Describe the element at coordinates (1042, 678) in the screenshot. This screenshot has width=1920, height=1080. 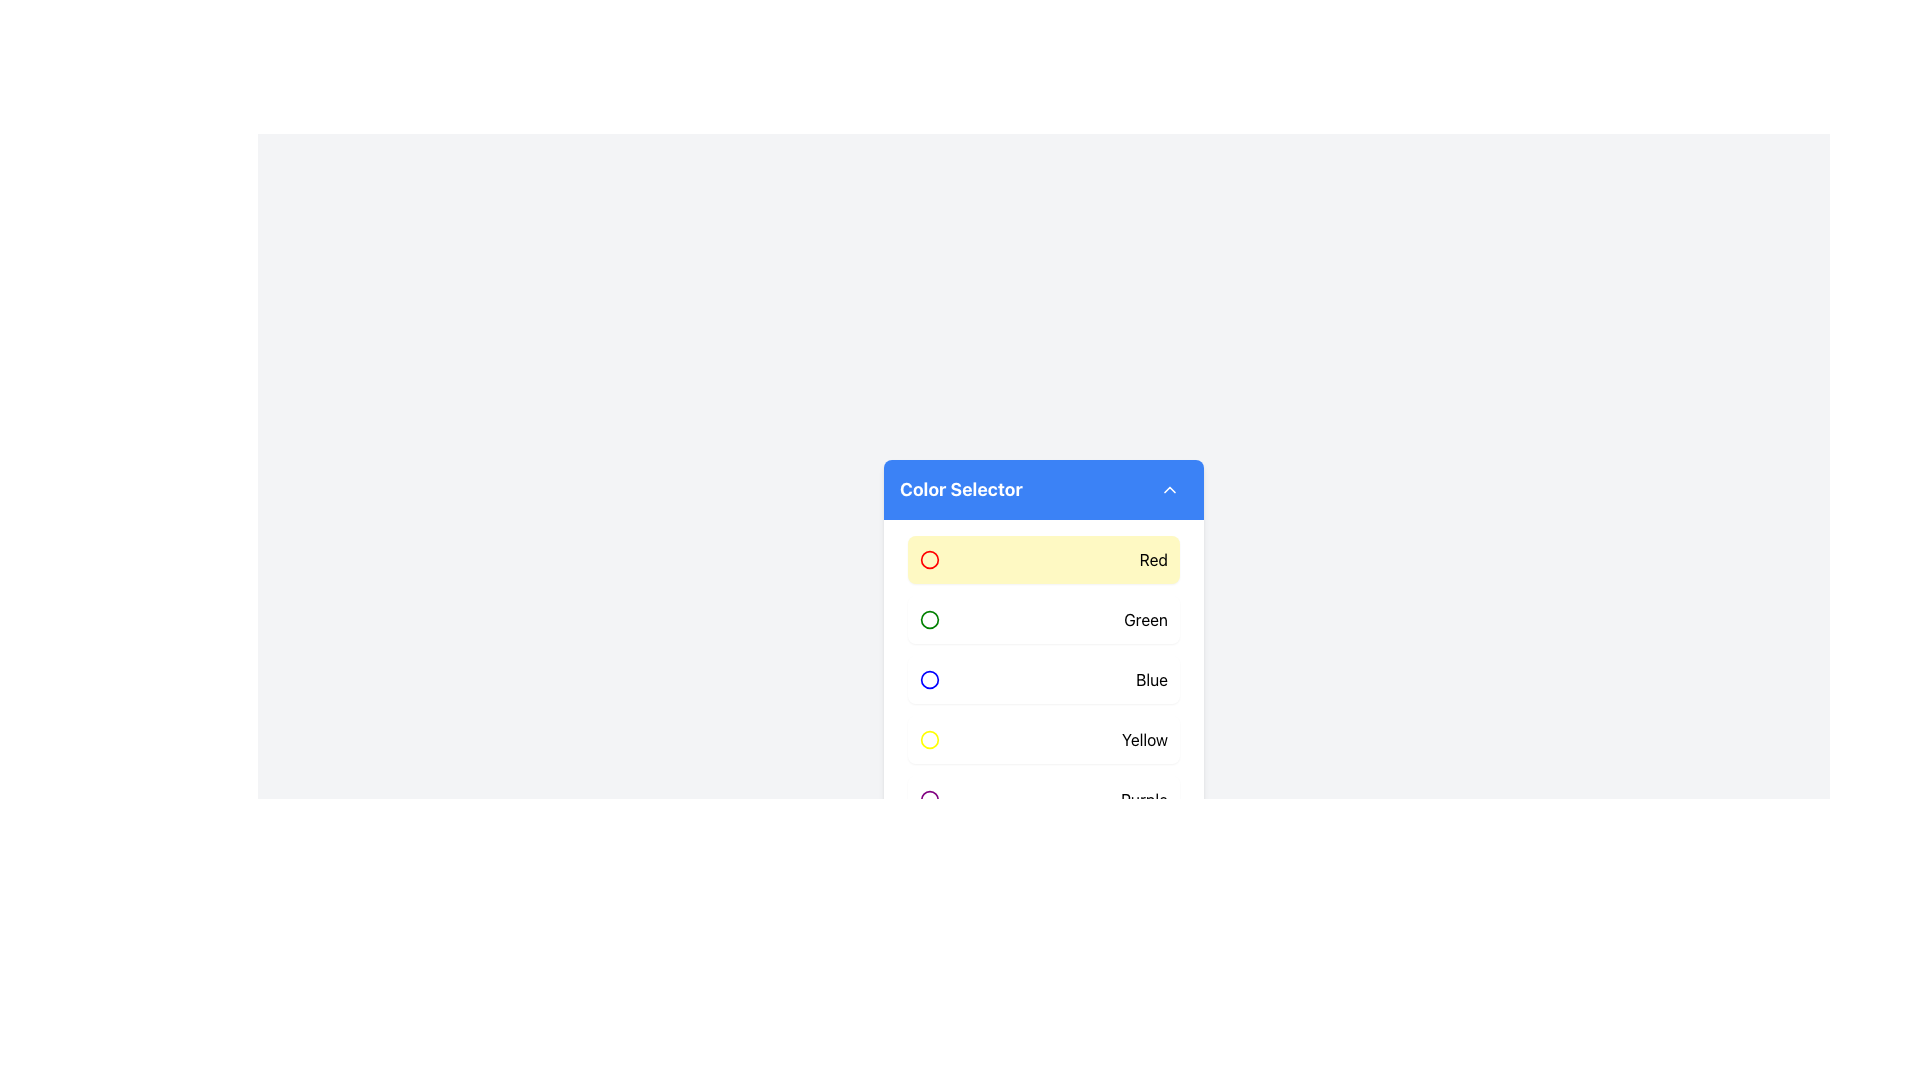
I see `the 'Blue' selectable list item in the color selector component` at that location.